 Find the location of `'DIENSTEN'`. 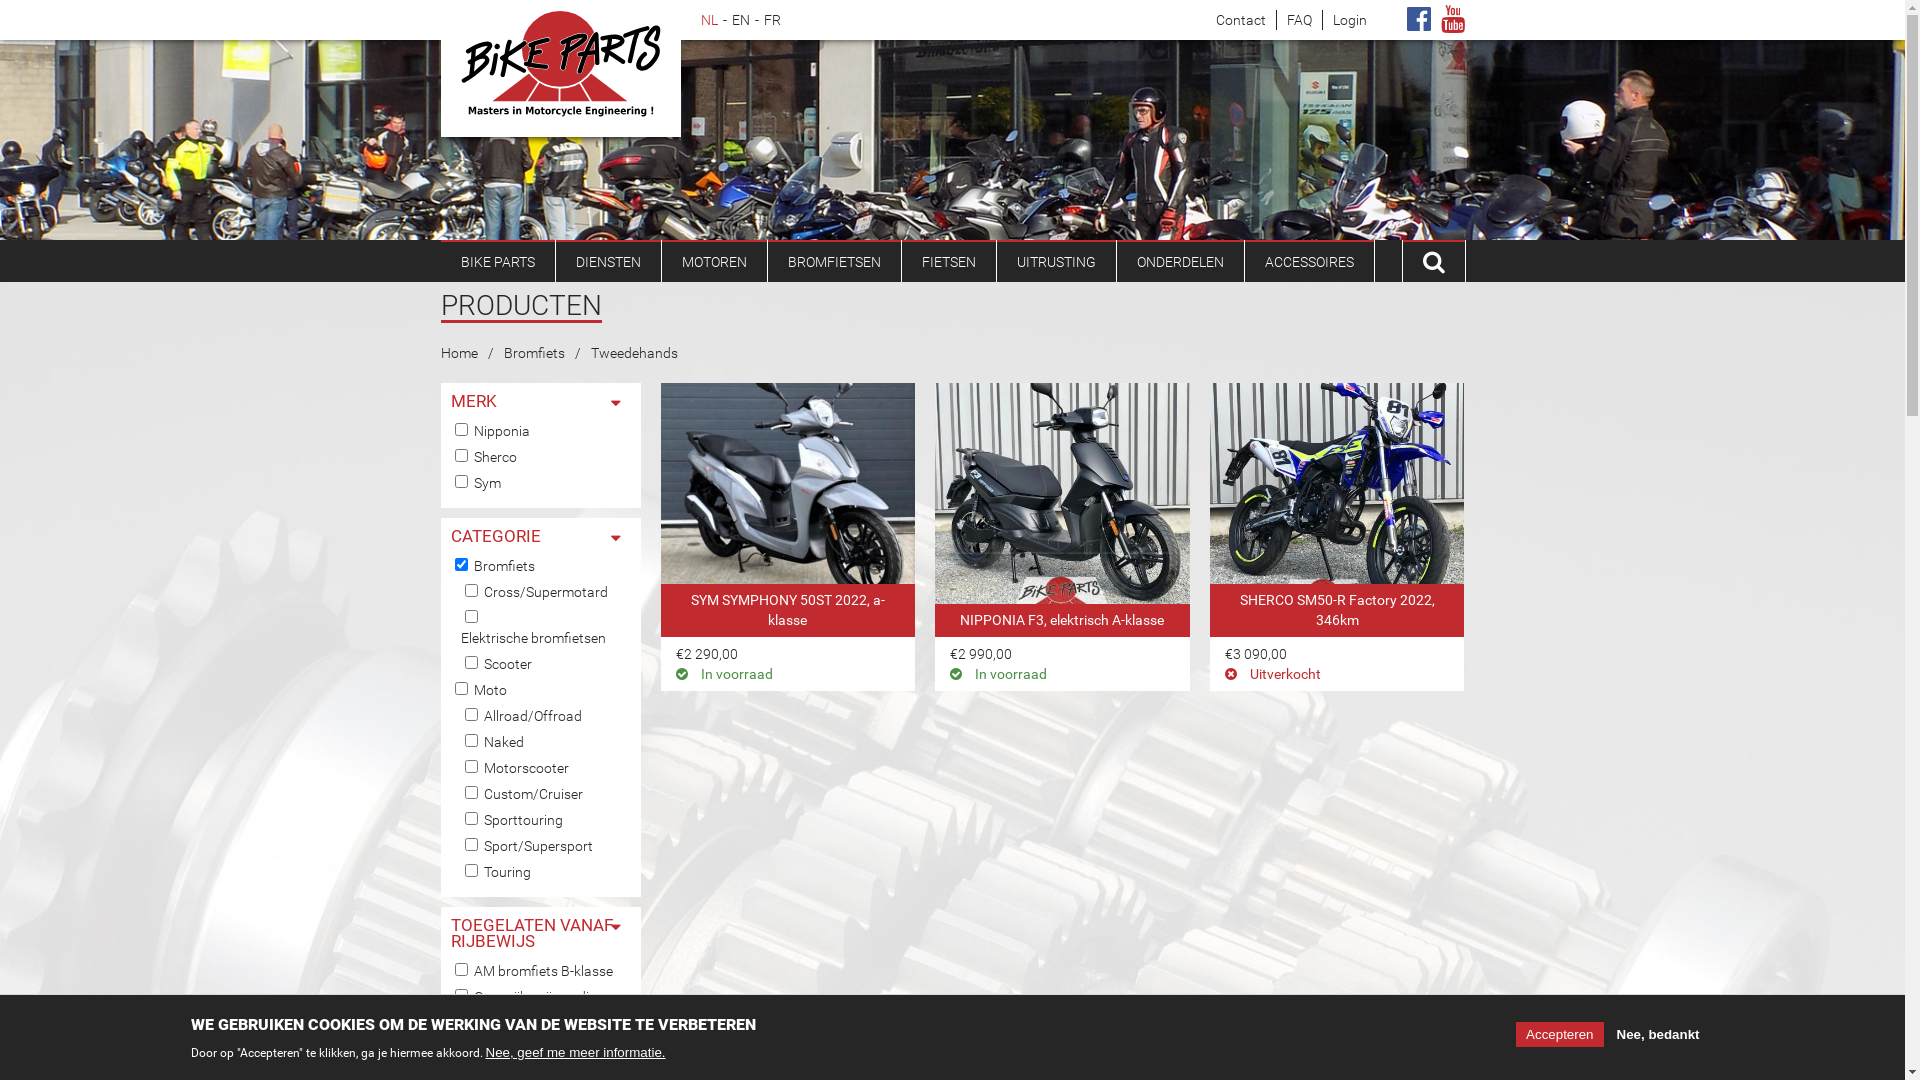

'DIENSTEN' is located at coordinates (556, 260).